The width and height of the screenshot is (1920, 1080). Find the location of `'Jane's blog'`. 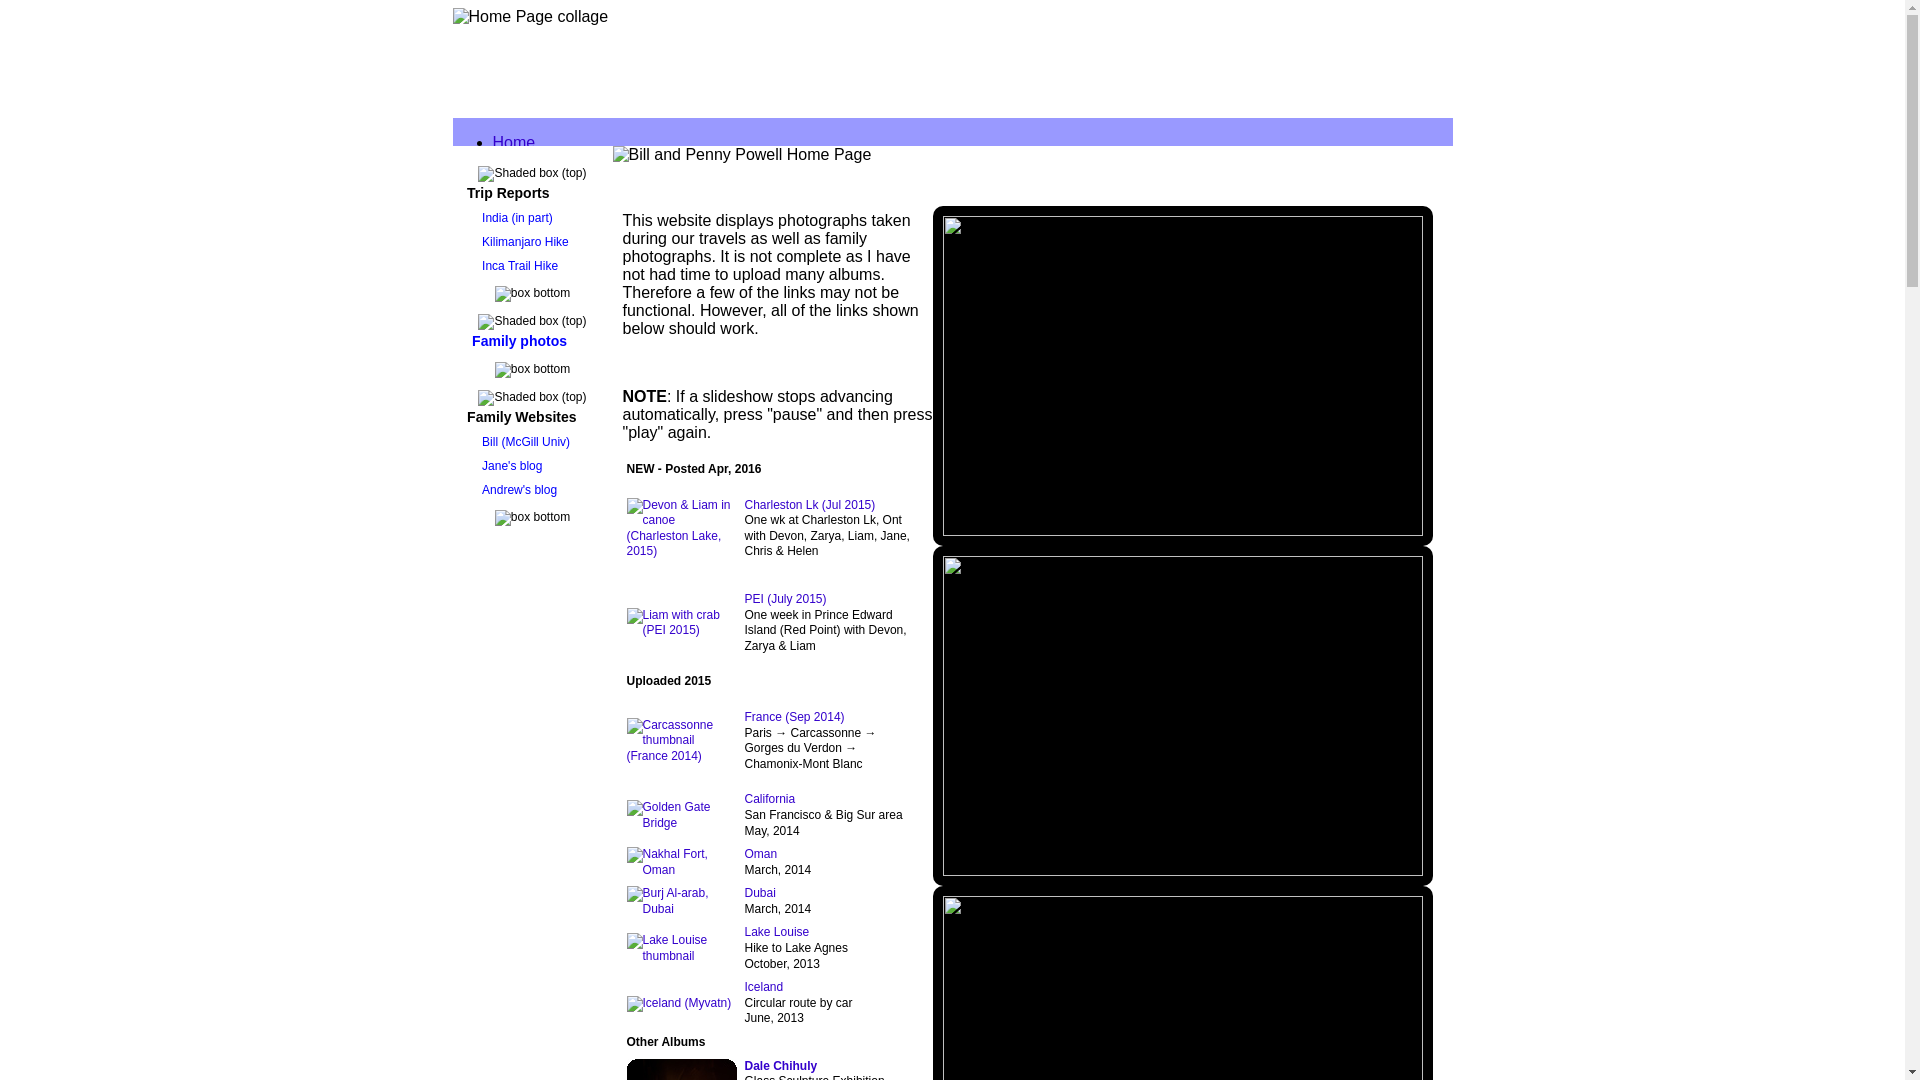

'Jane's blog' is located at coordinates (509, 466).